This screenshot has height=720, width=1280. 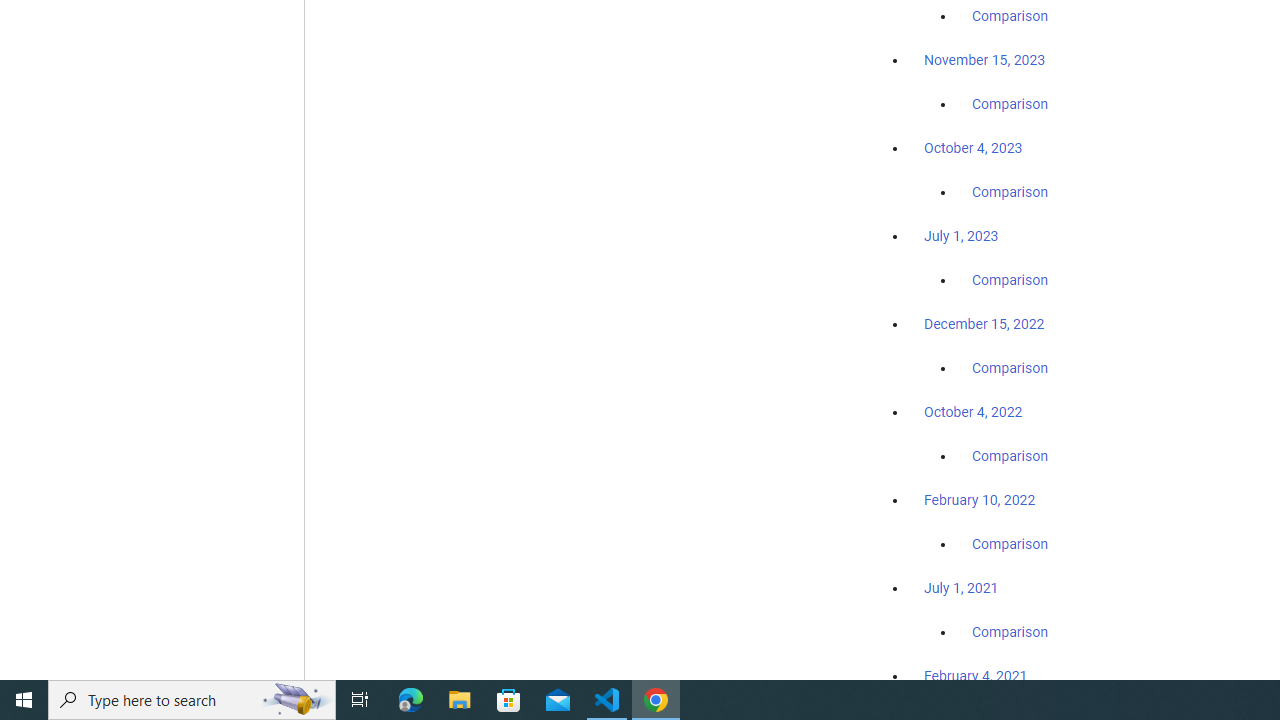 I want to click on 'February 10, 2022', so click(x=979, y=499).